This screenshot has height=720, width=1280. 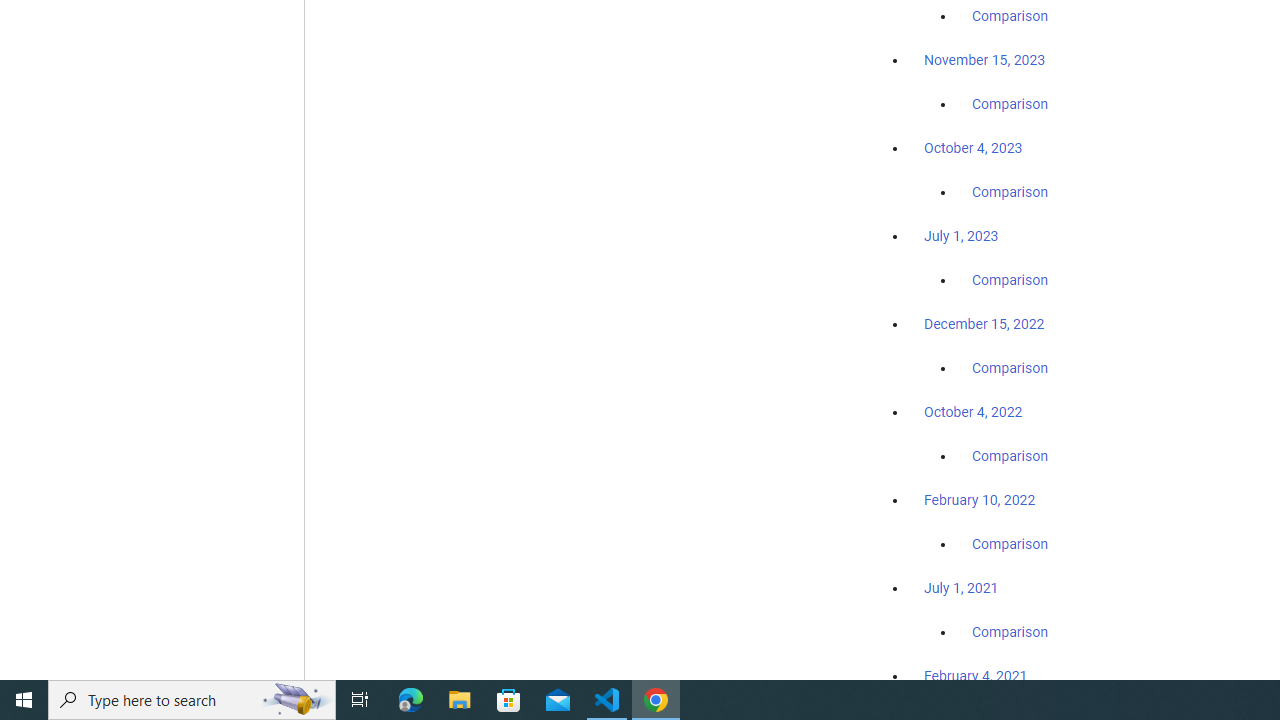 I want to click on 'February 10, 2022', so click(x=979, y=499).